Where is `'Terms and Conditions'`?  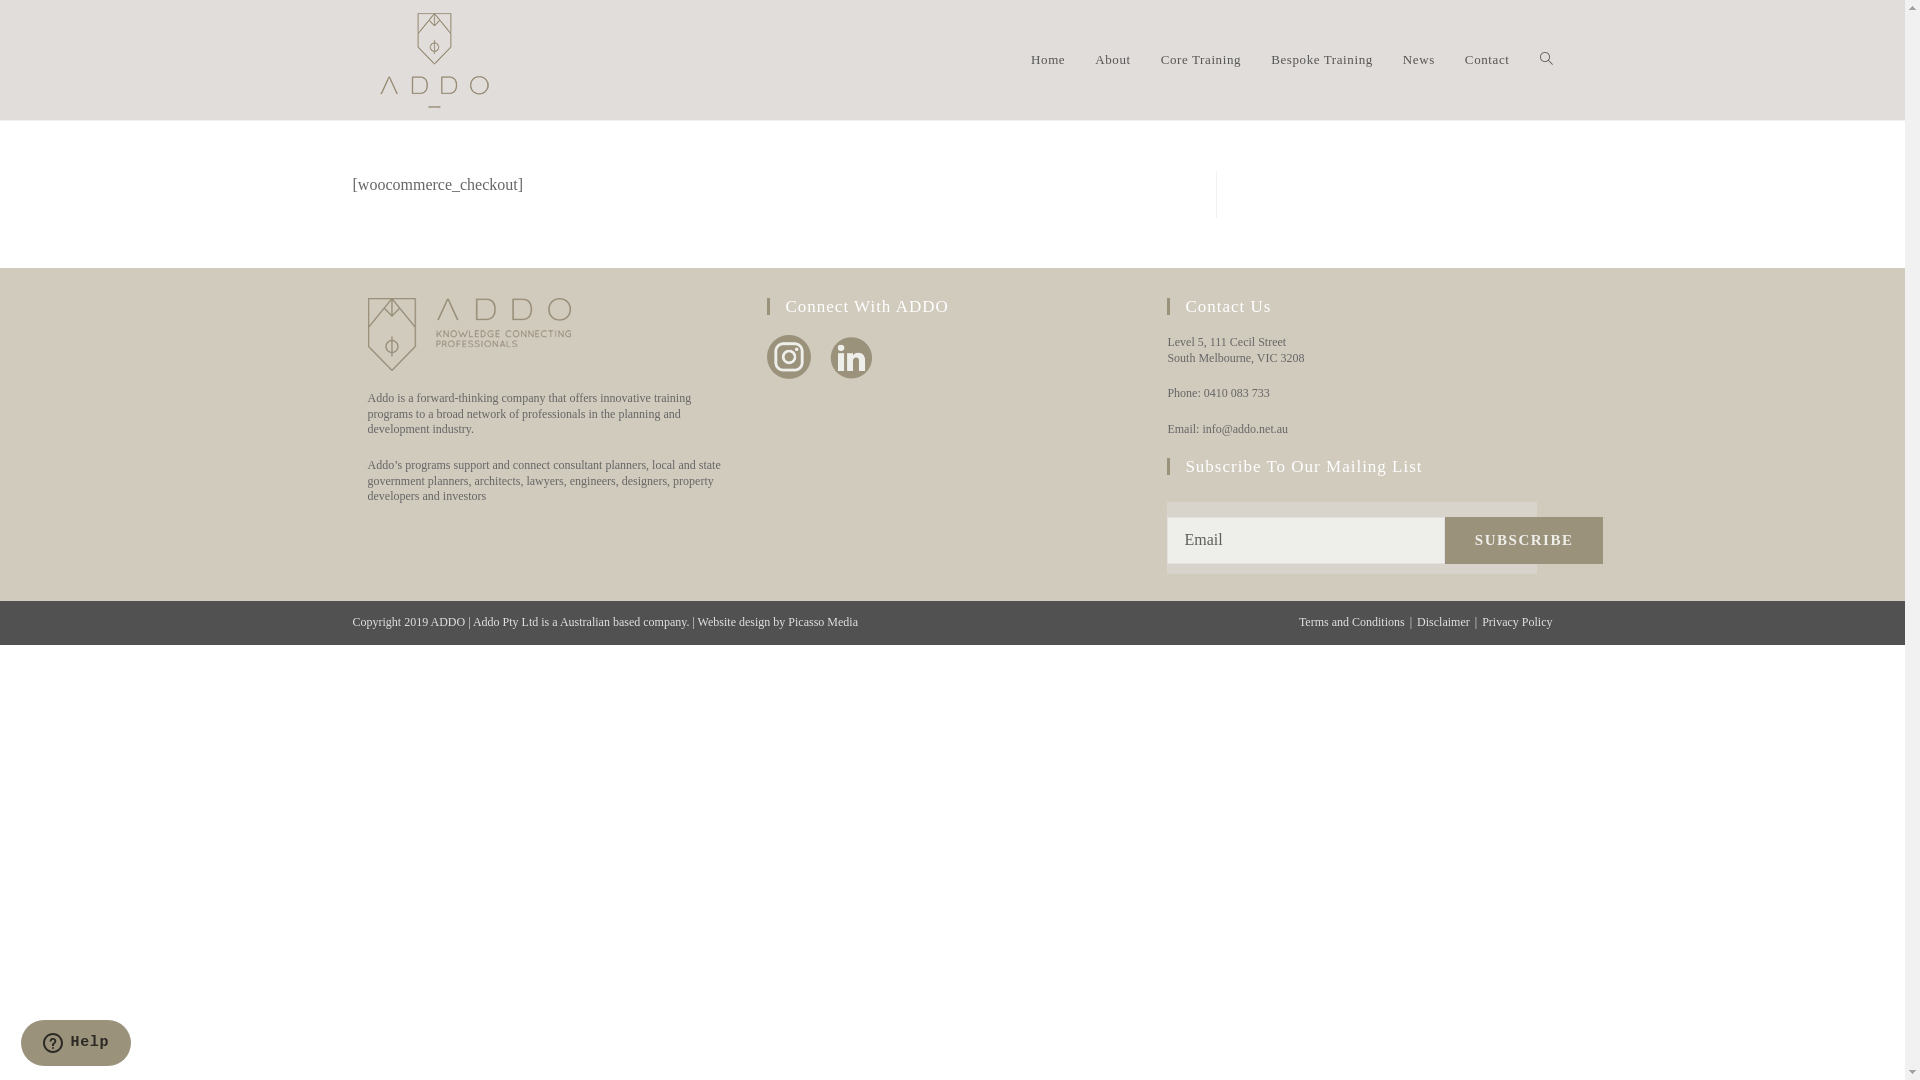 'Terms and Conditions' is located at coordinates (1352, 620).